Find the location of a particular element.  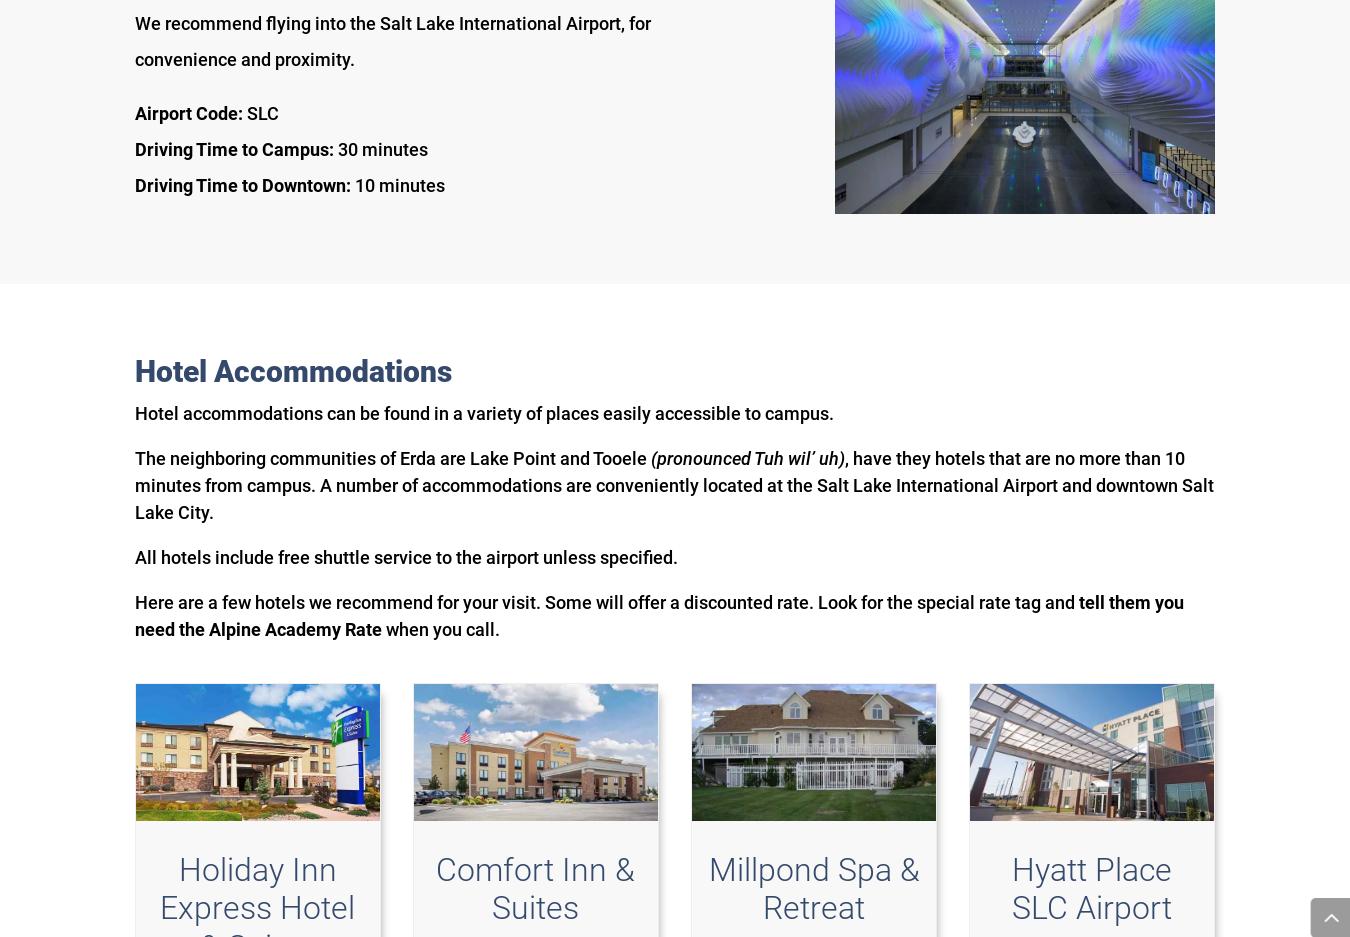

'All hotels include free shuttle service to the airport unless specified.' is located at coordinates (406, 556).